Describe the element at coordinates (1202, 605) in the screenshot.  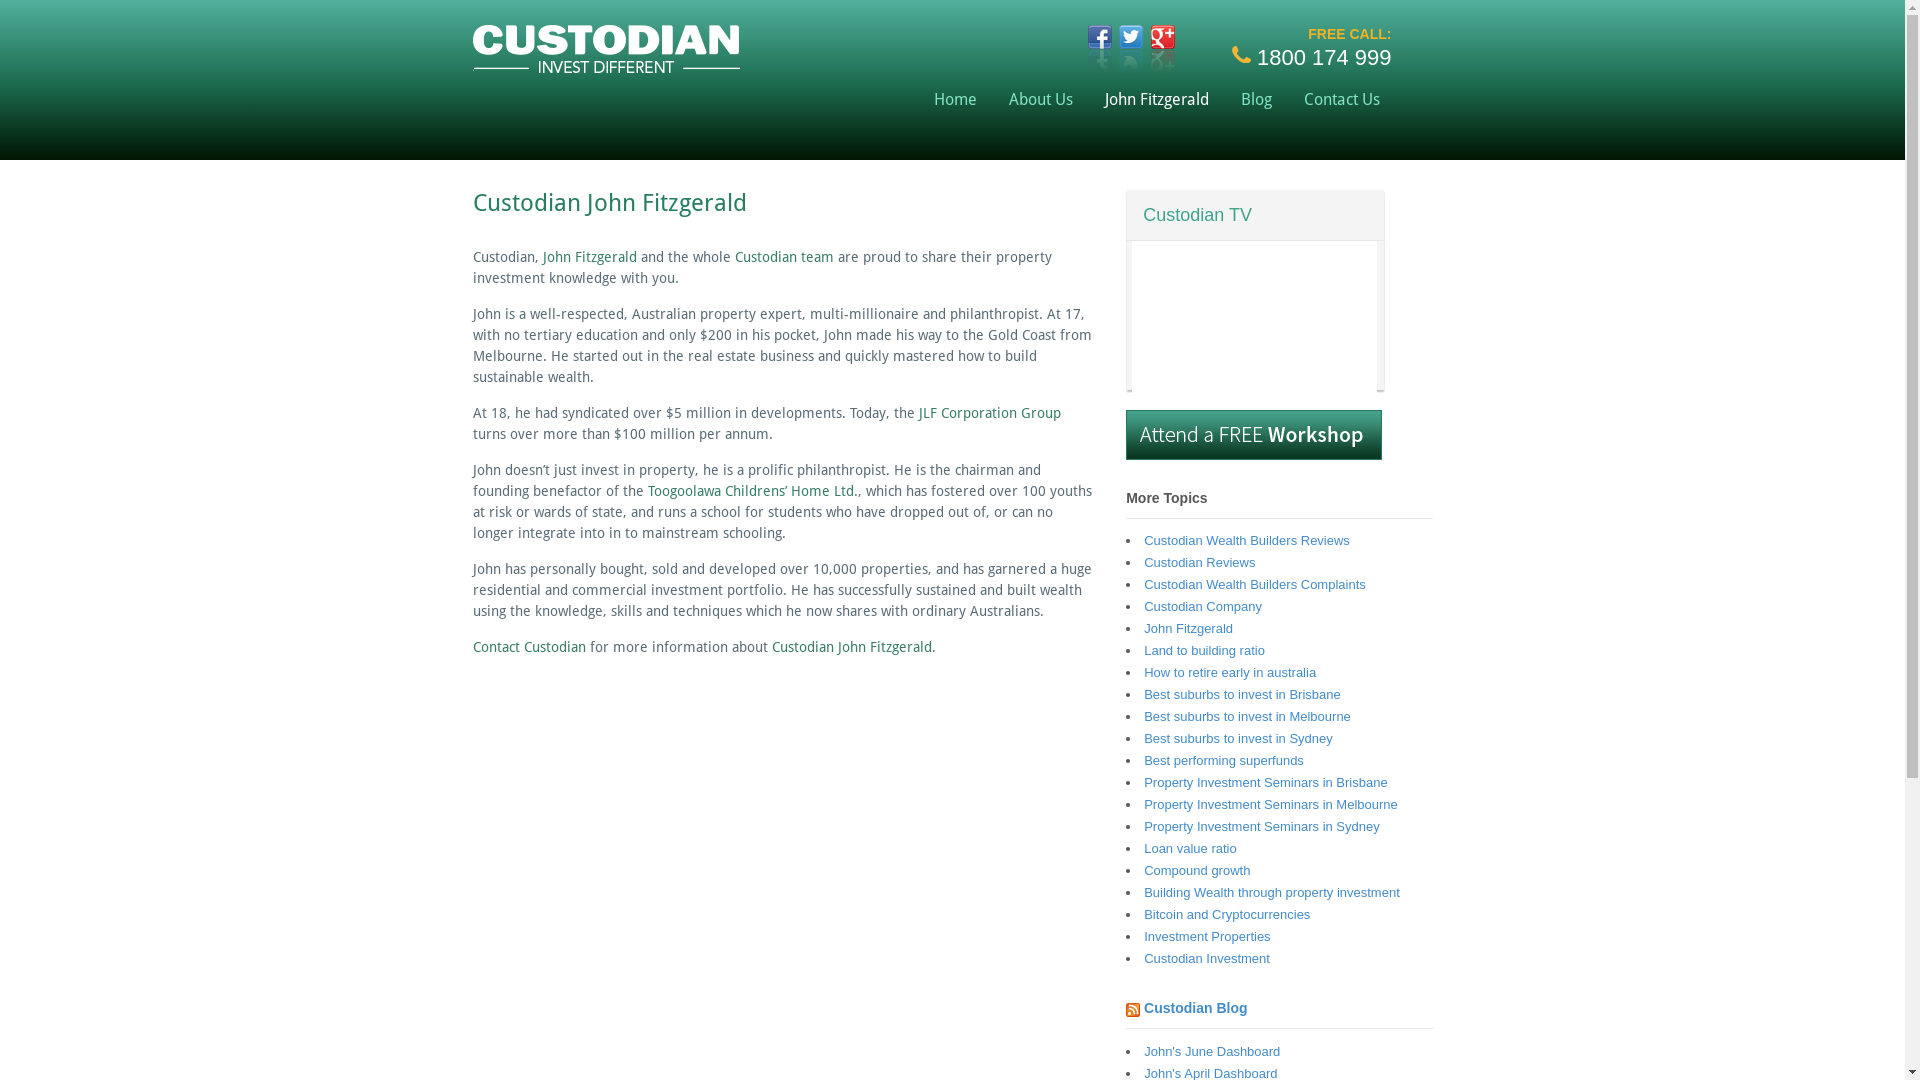
I see `'Custodian Company'` at that location.